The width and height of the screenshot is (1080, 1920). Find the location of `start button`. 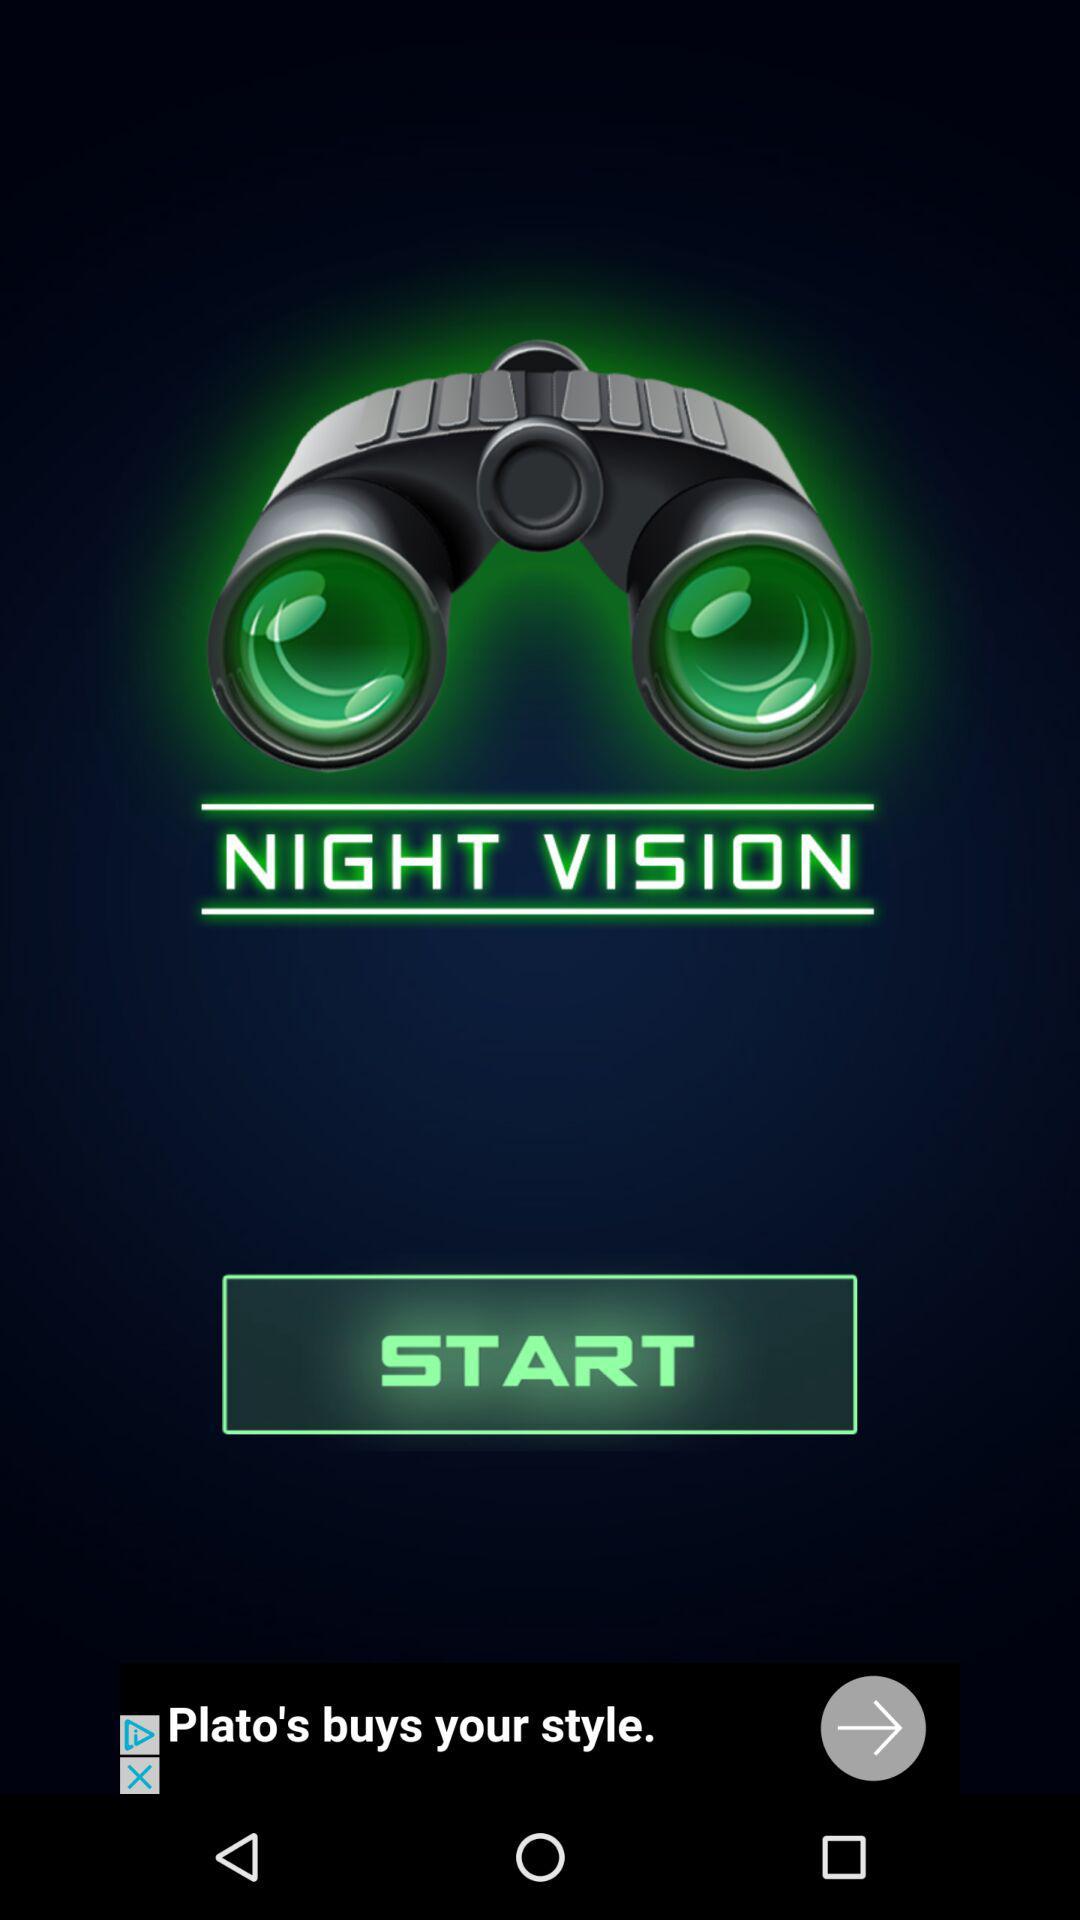

start button is located at coordinates (538, 1352).